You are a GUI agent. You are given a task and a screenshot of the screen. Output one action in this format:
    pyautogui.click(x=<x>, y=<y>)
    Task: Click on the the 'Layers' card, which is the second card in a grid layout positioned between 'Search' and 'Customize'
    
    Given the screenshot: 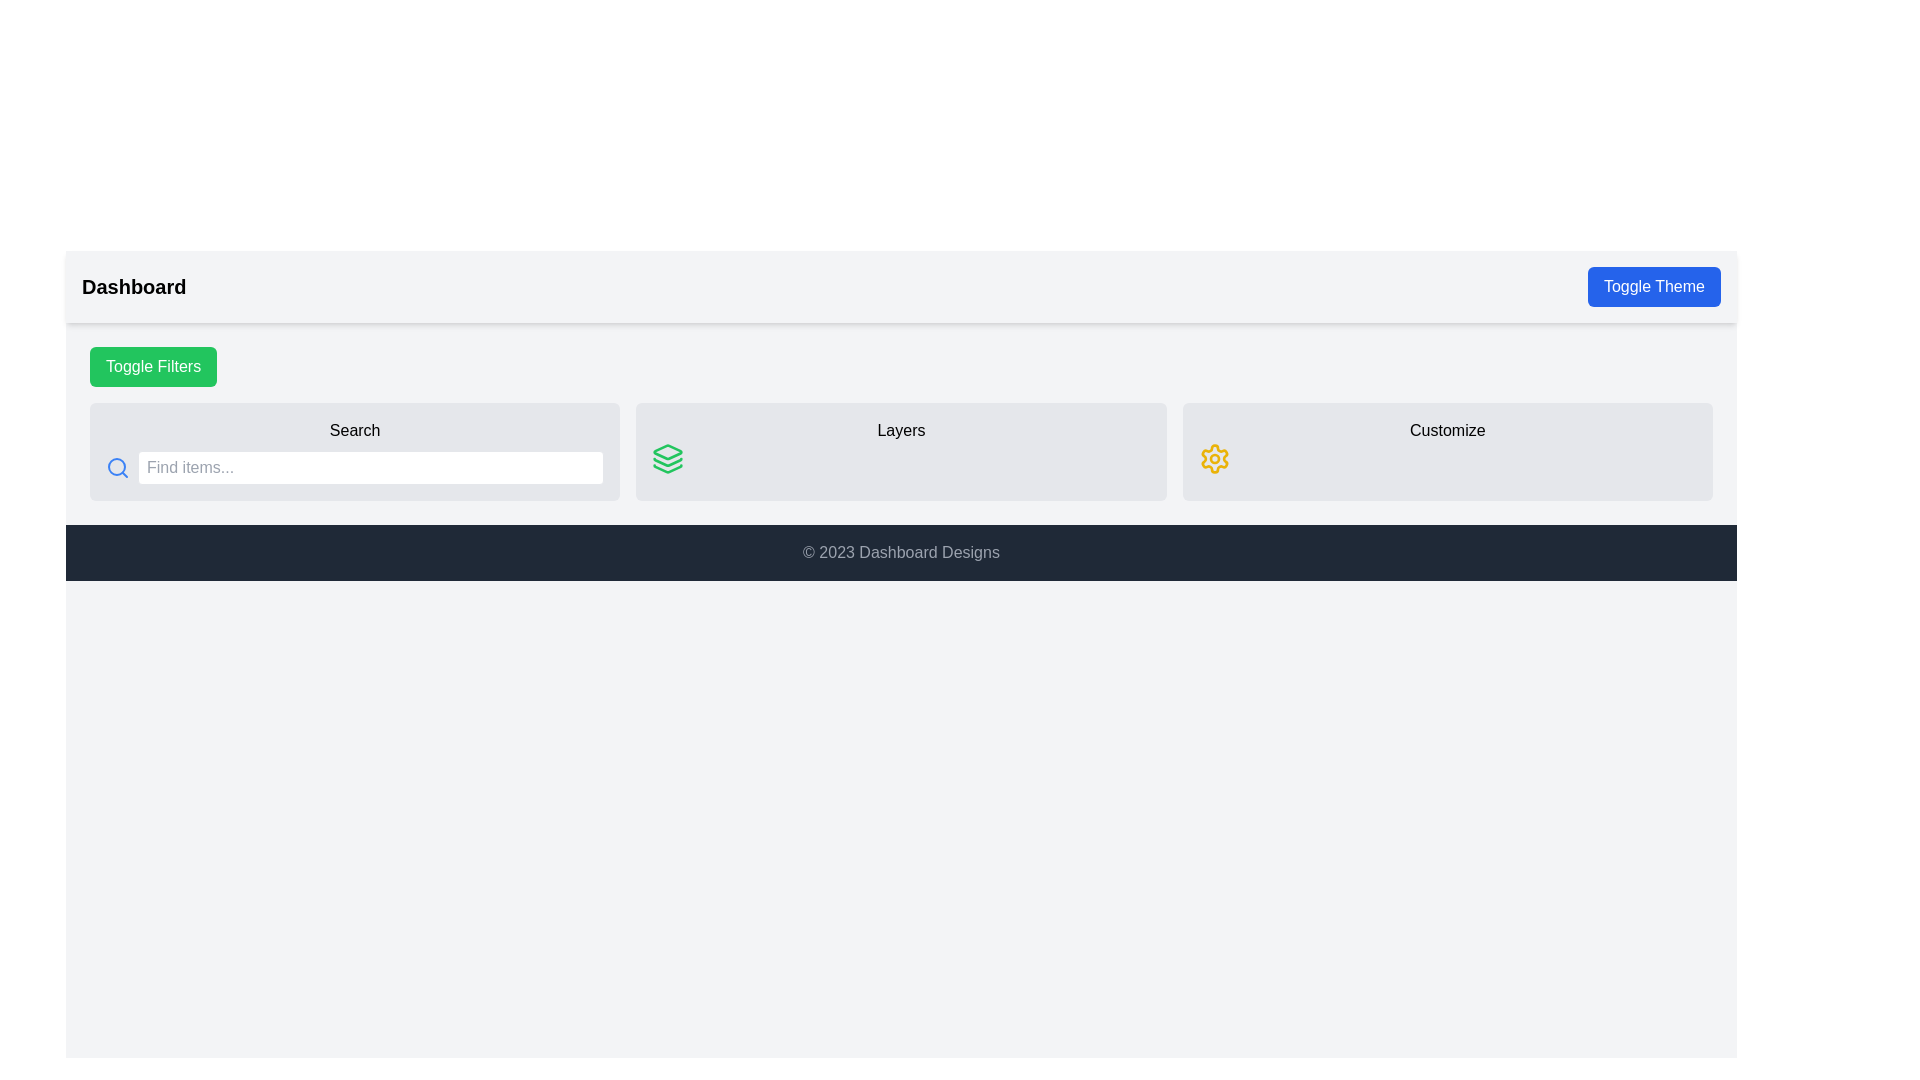 What is the action you would take?
    pyautogui.click(x=900, y=451)
    